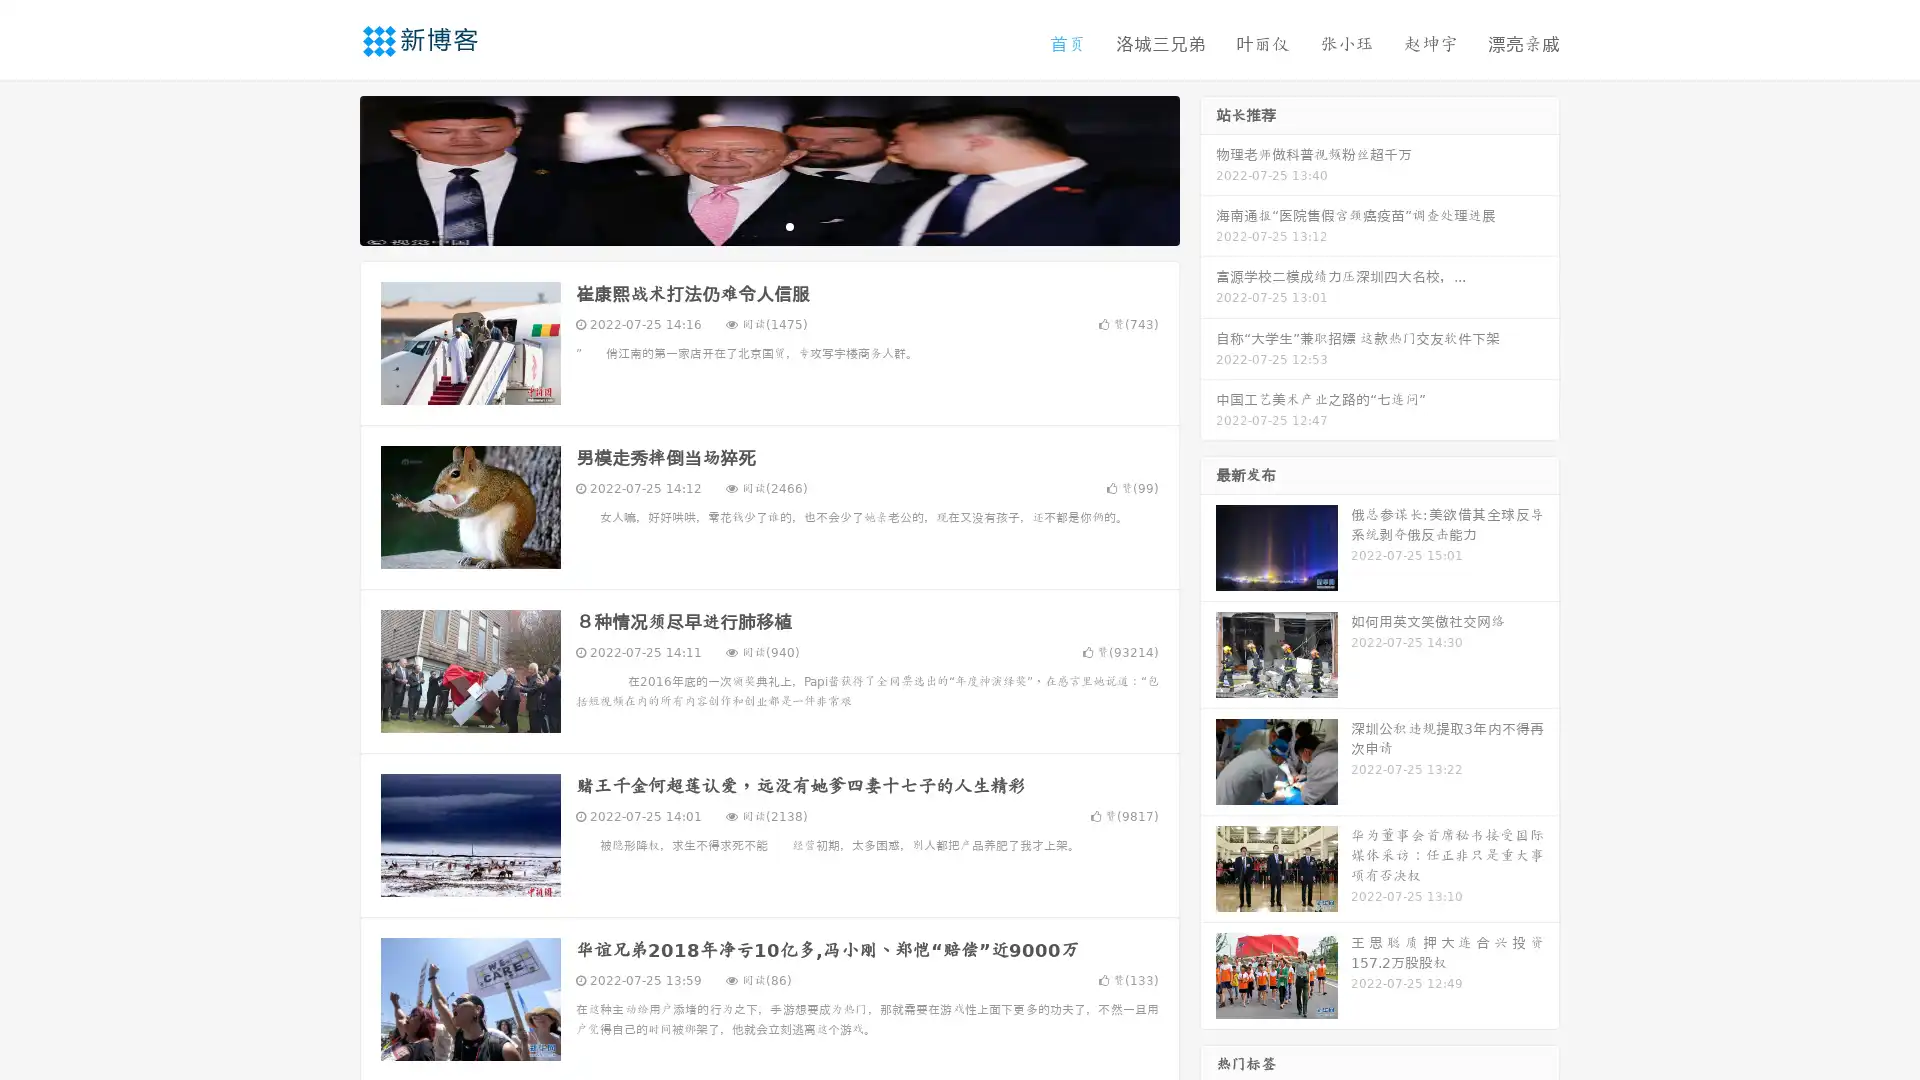 Image resolution: width=1920 pixels, height=1080 pixels. What do you see at coordinates (1208, 168) in the screenshot?
I see `Next slide` at bounding box center [1208, 168].